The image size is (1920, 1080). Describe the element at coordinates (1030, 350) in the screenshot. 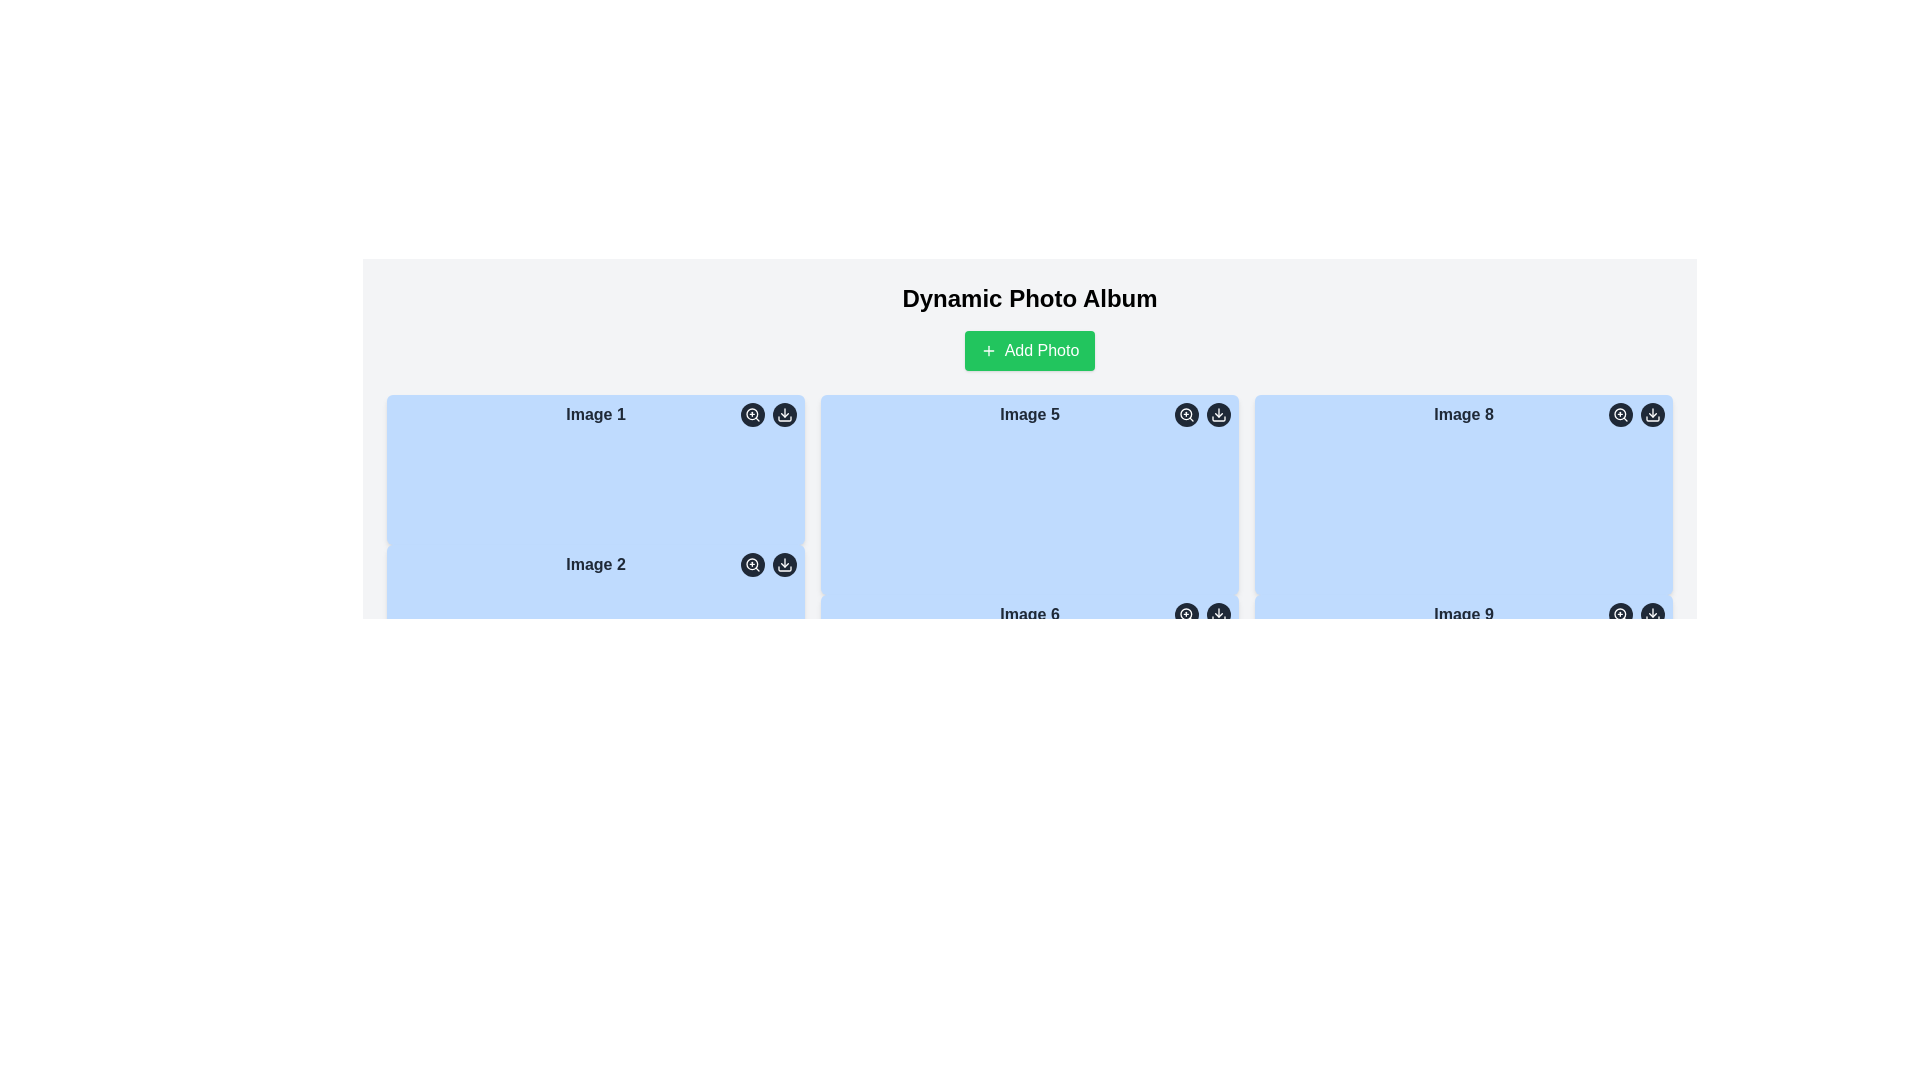

I see `the button for adding a new photo to the album` at that location.